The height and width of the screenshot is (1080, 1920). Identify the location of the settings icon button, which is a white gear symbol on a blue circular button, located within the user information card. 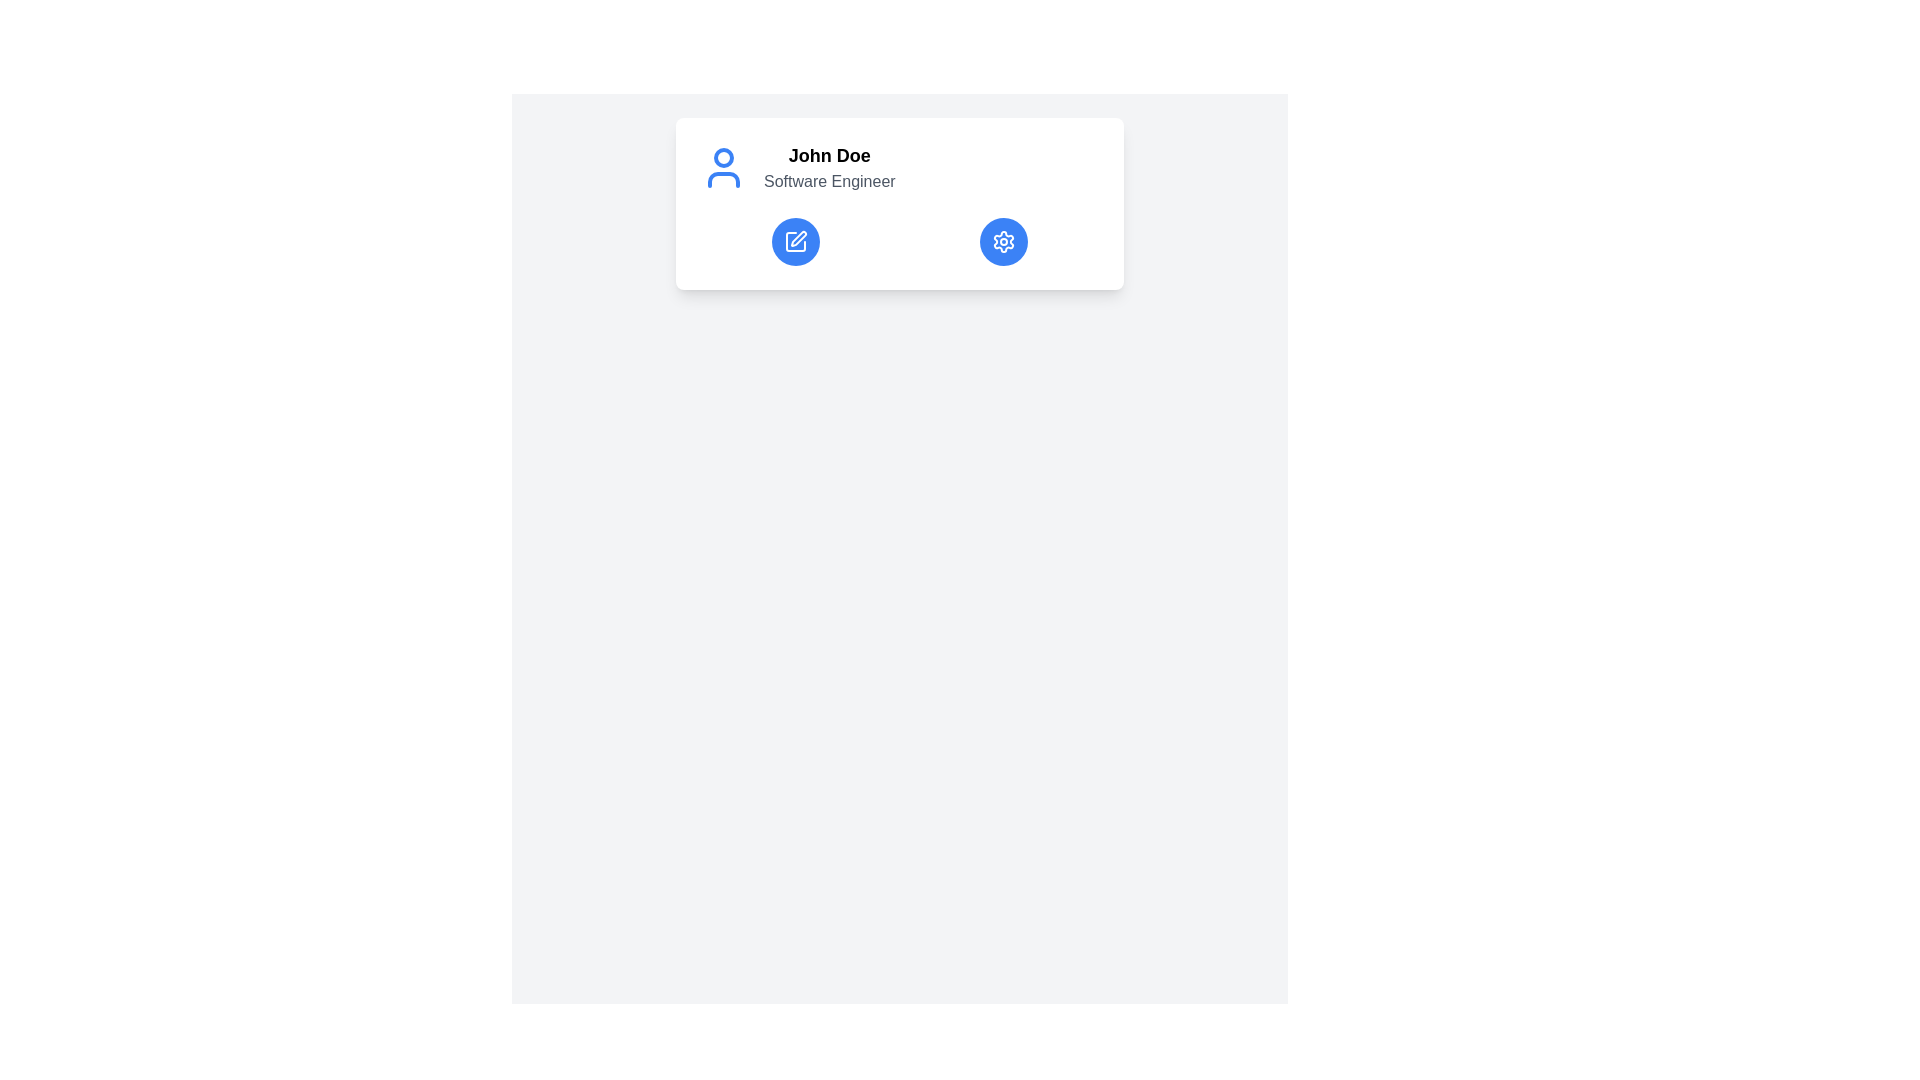
(1003, 241).